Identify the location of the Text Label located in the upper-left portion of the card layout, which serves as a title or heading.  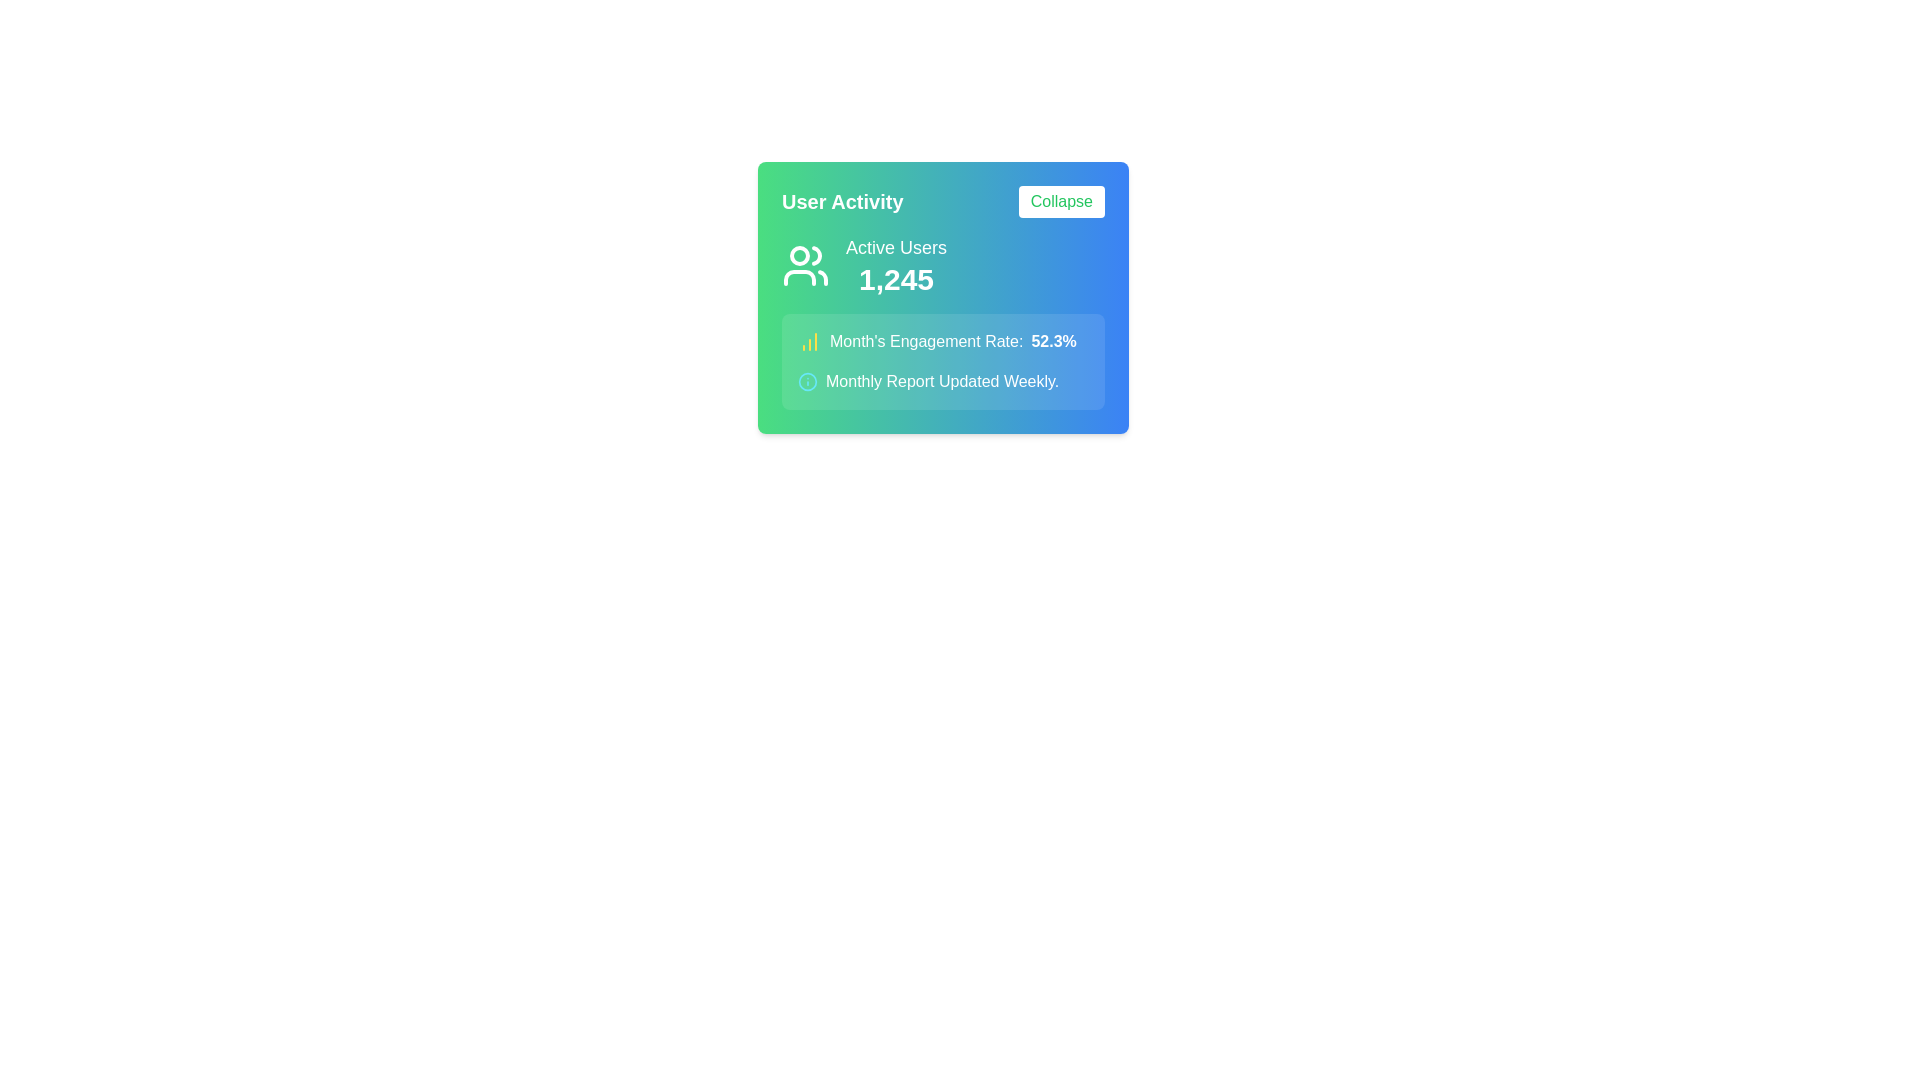
(842, 201).